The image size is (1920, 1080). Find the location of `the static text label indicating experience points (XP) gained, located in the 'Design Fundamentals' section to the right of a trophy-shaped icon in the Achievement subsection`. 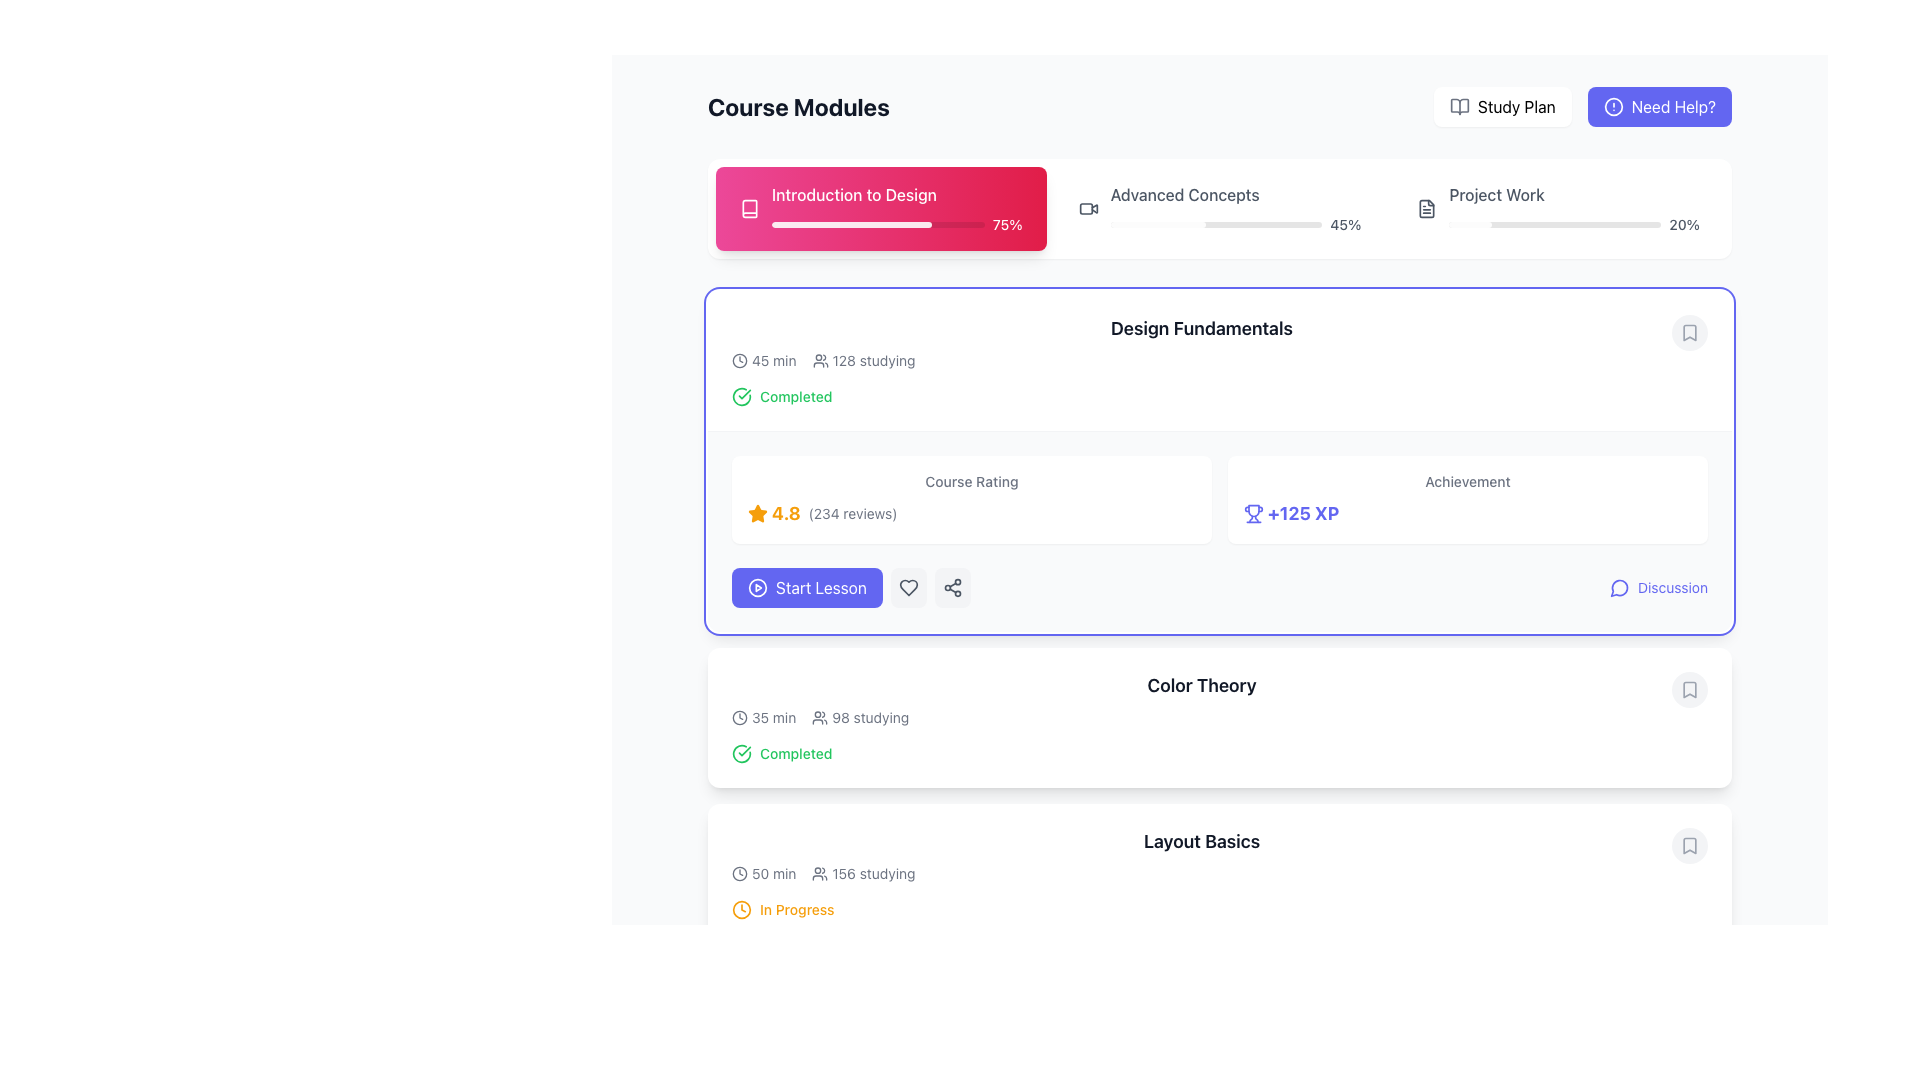

the static text label indicating experience points (XP) gained, located in the 'Design Fundamentals' section to the right of a trophy-shaped icon in the Achievement subsection is located at coordinates (1303, 512).